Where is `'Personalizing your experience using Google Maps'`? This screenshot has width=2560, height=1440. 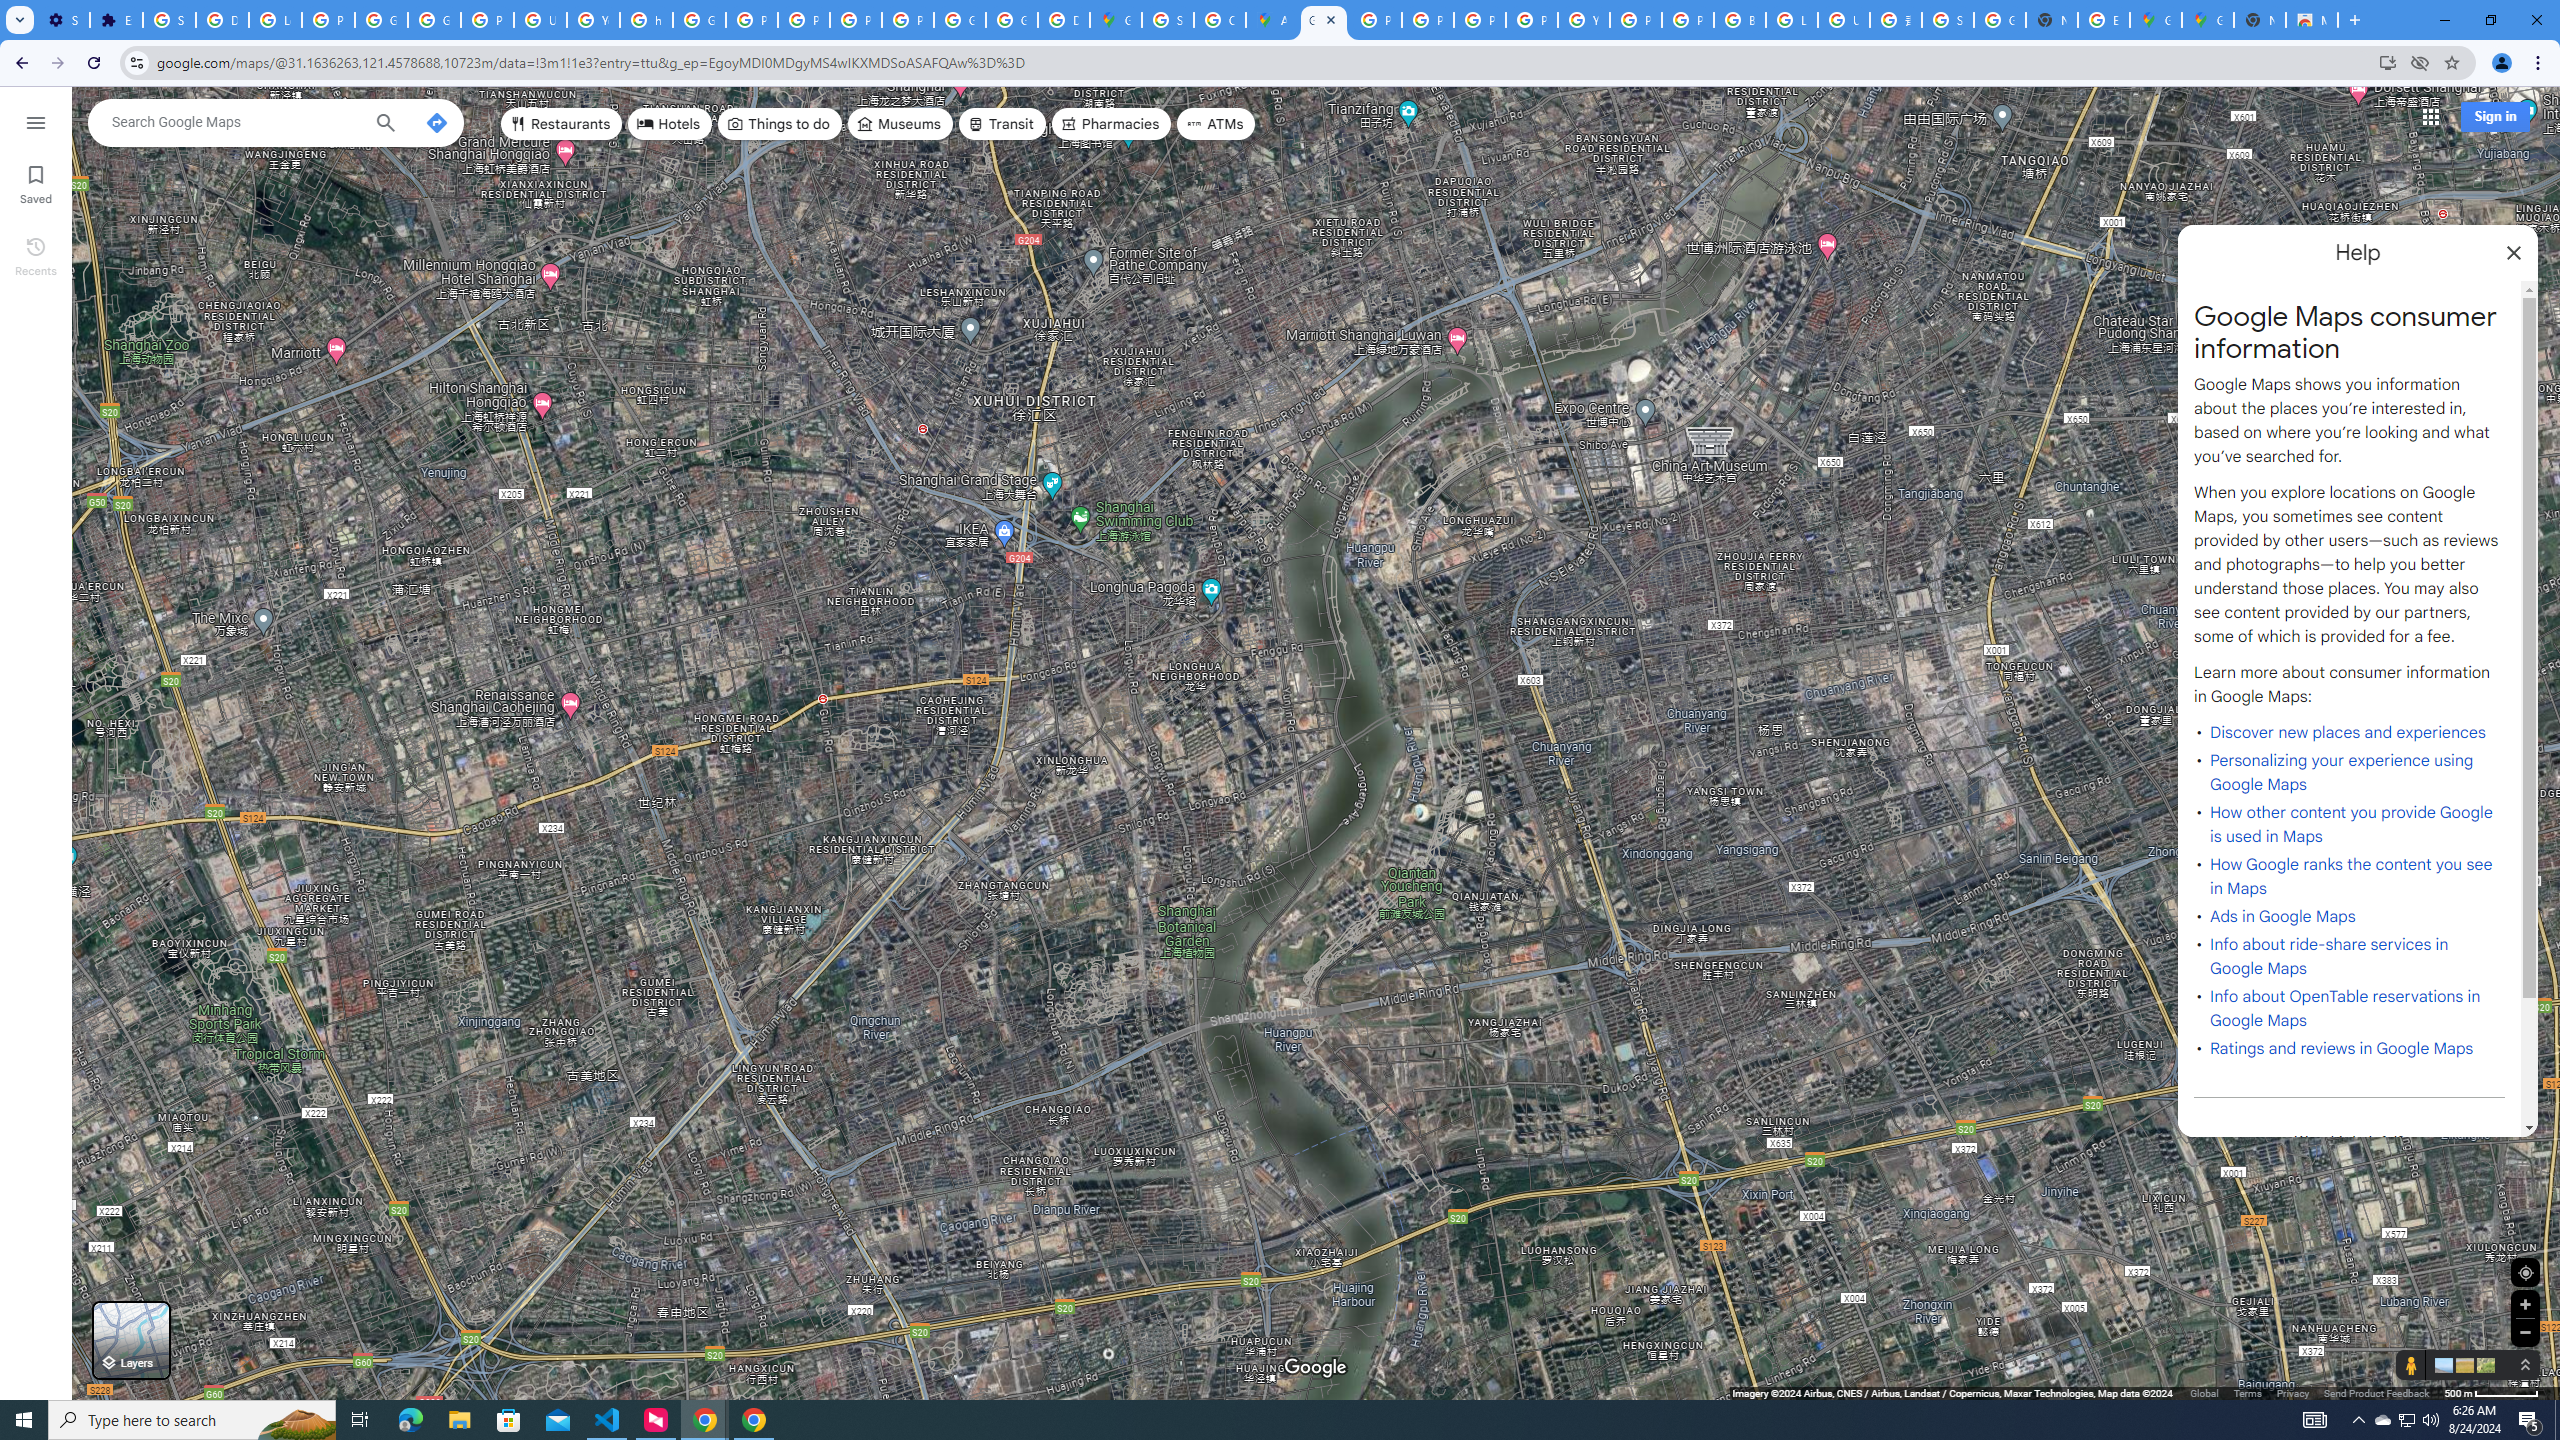
'Personalizing your experience using Google Maps' is located at coordinates (2340, 773).